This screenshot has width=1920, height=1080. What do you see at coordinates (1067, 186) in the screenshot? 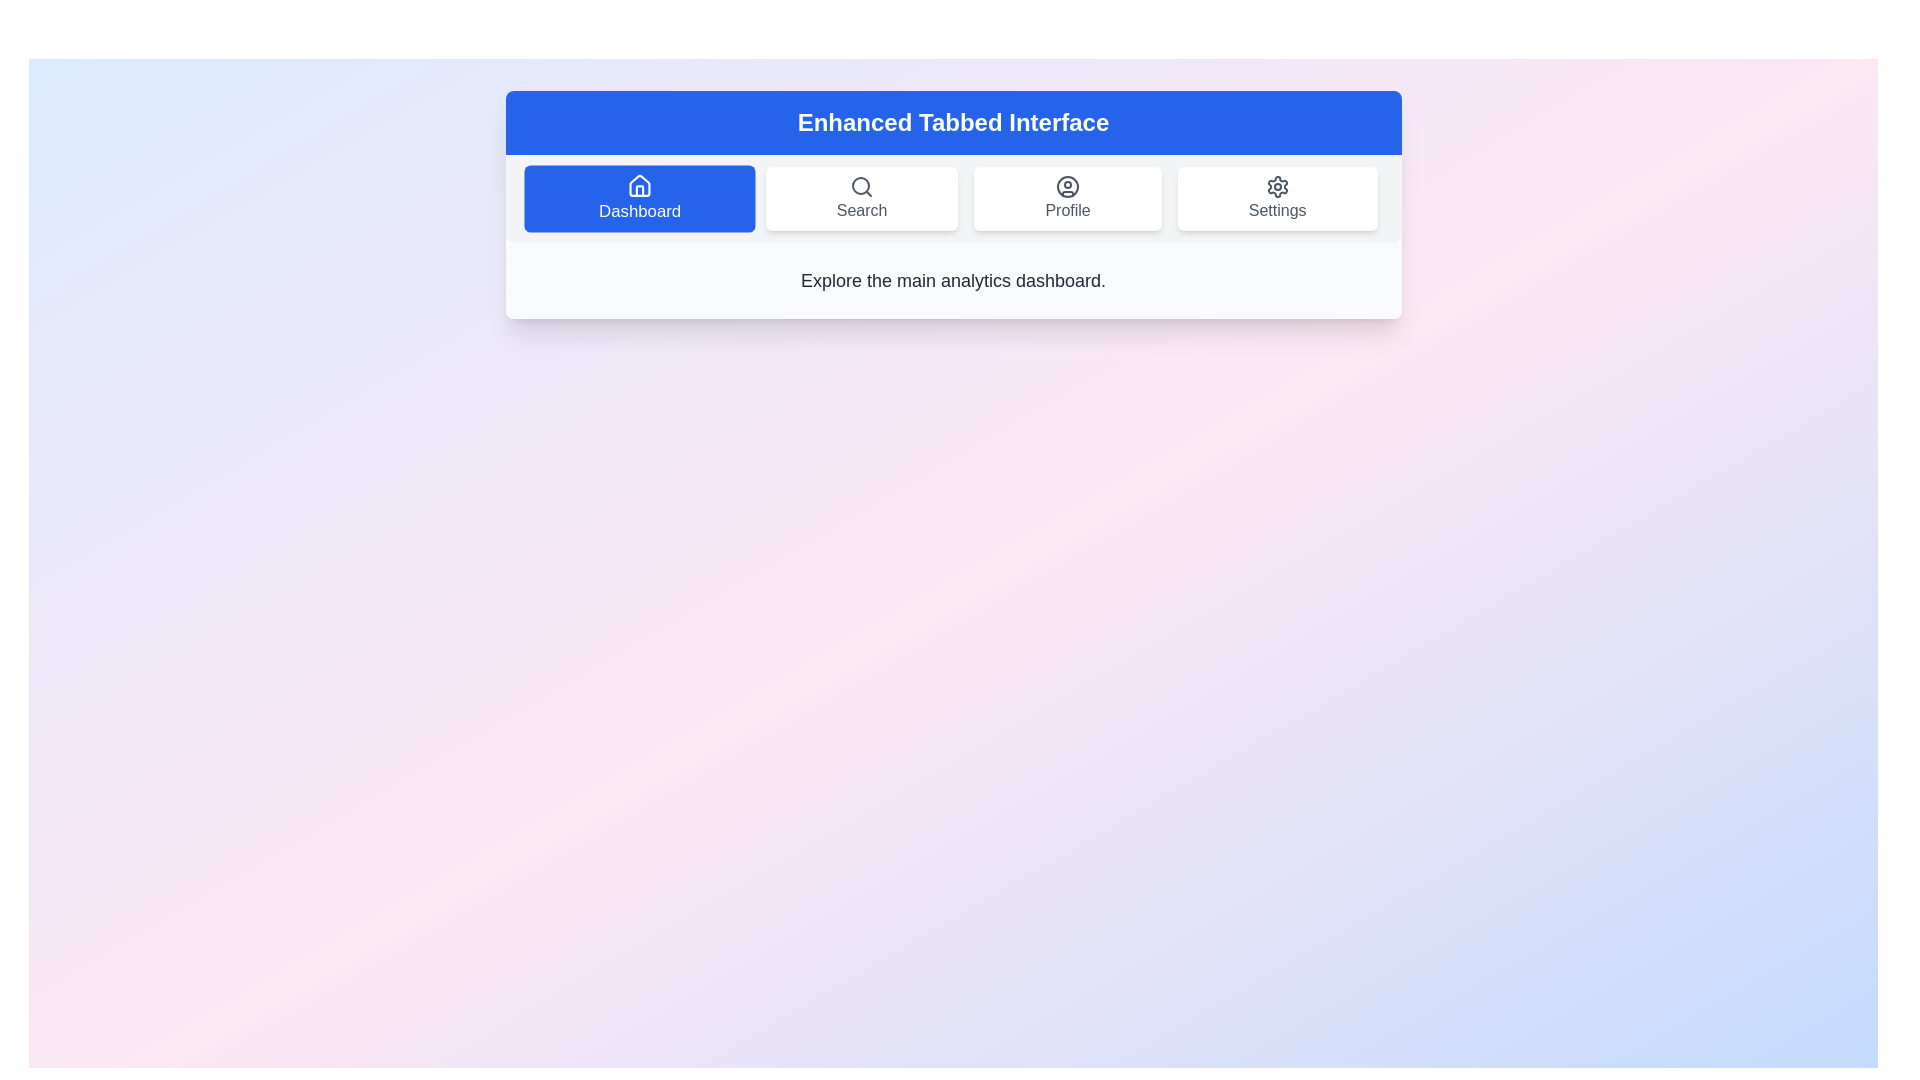
I see `the circular user profile icon located in the 'Profile' tab, which features a dark gray color and is positioned above the 'Profile' text` at bounding box center [1067, 186].